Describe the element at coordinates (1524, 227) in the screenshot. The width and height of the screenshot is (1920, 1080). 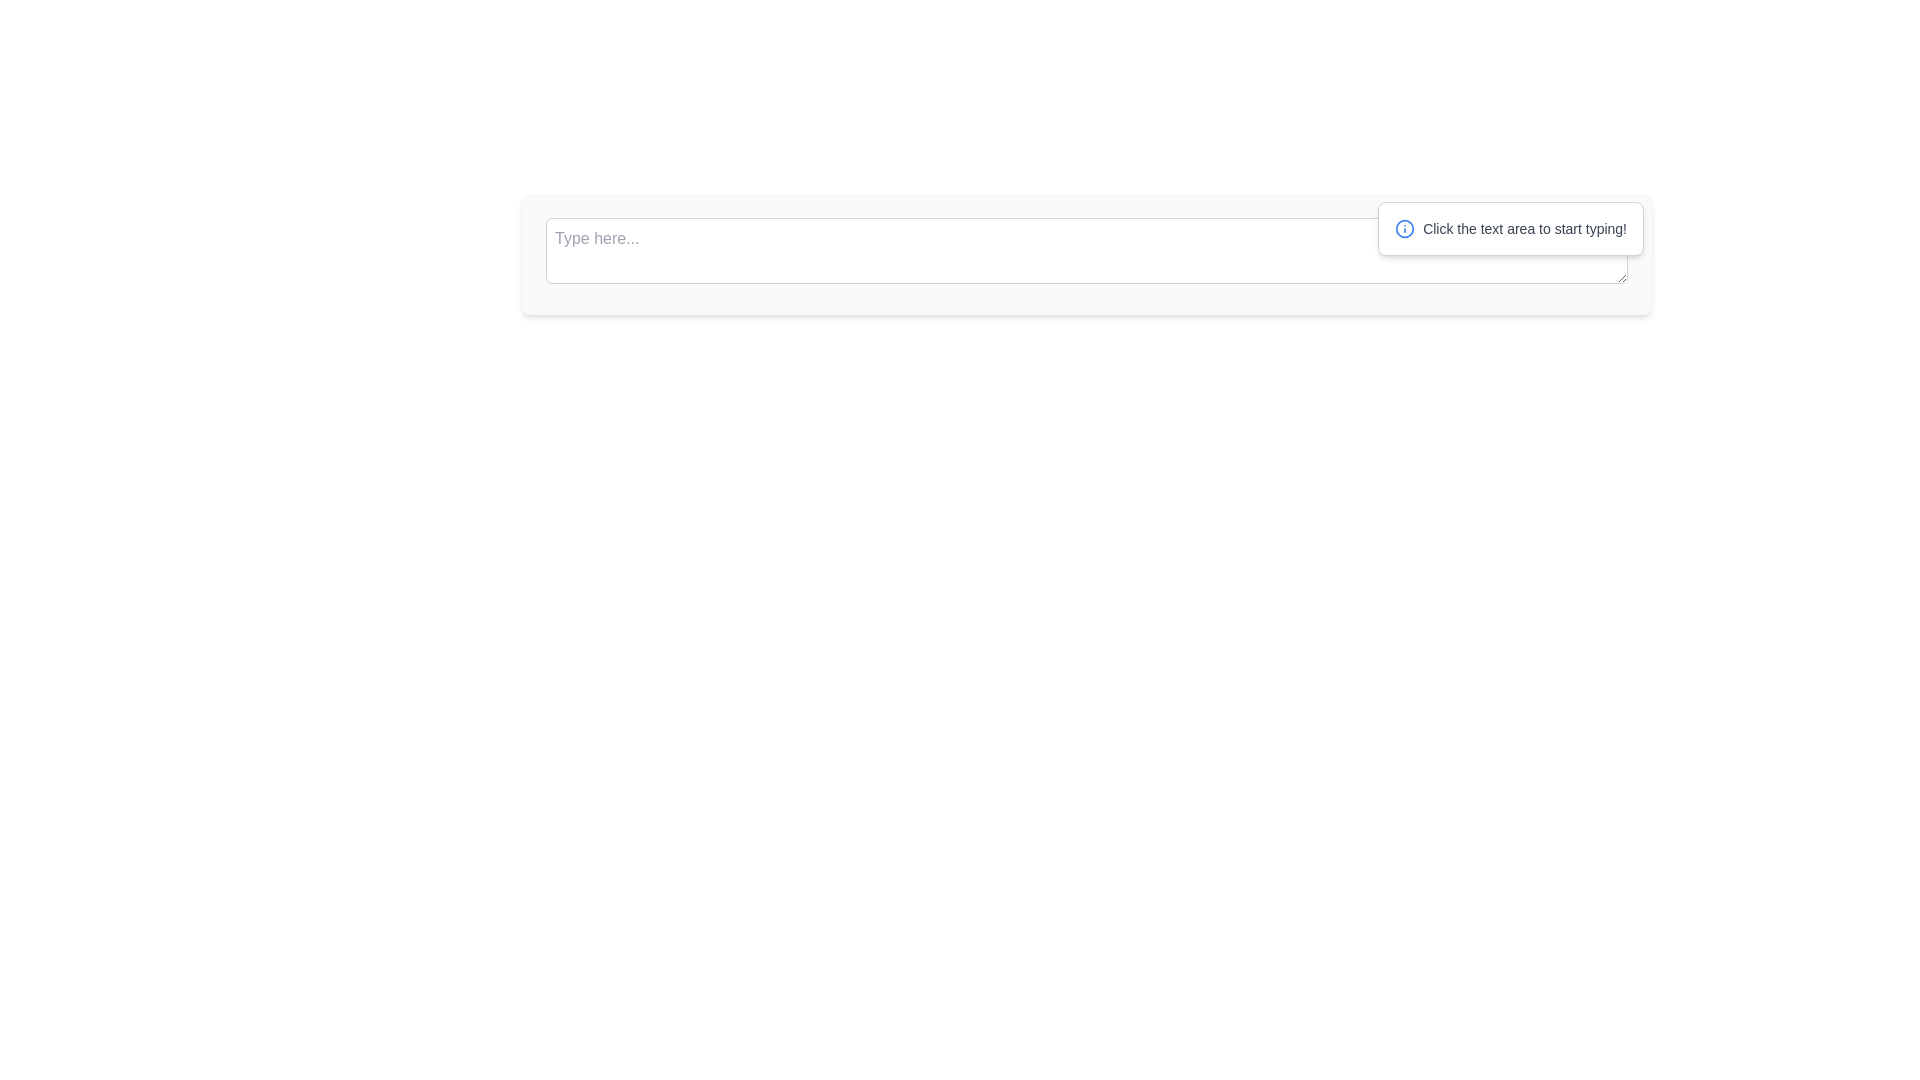
I see `the text label that prompts 'Click the text area to start typing!', which is styled in a small gray font and is located to the right of a small blue icon` at that location.